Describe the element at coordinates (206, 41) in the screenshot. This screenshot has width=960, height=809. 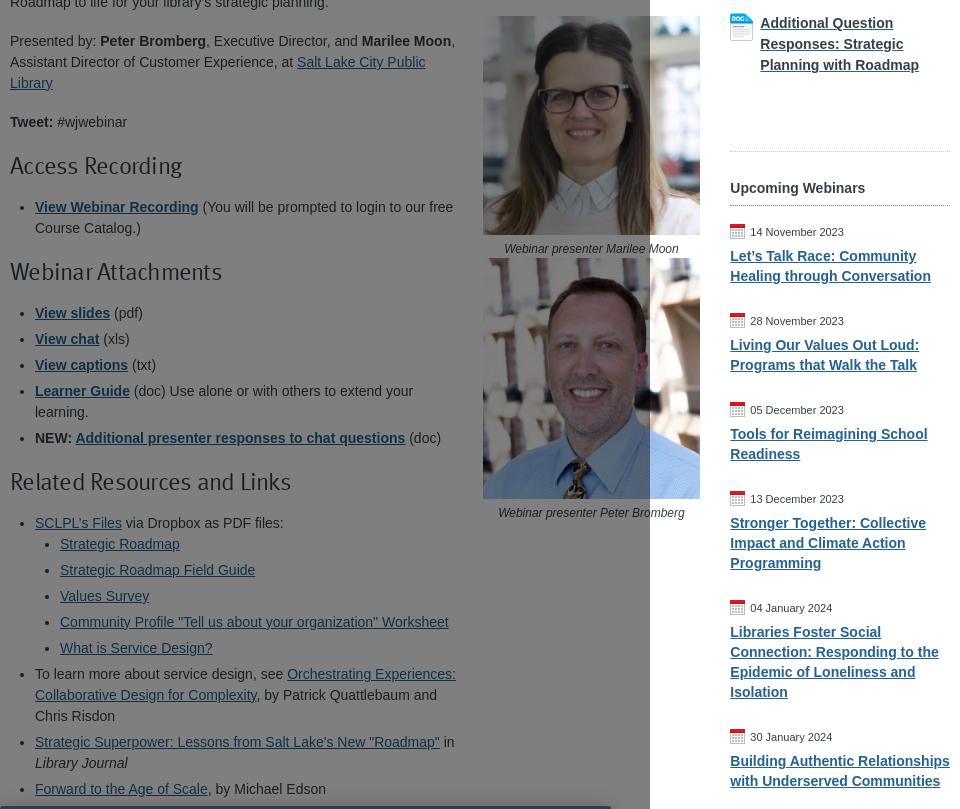
I see `', Executive Director, and'` at that location.